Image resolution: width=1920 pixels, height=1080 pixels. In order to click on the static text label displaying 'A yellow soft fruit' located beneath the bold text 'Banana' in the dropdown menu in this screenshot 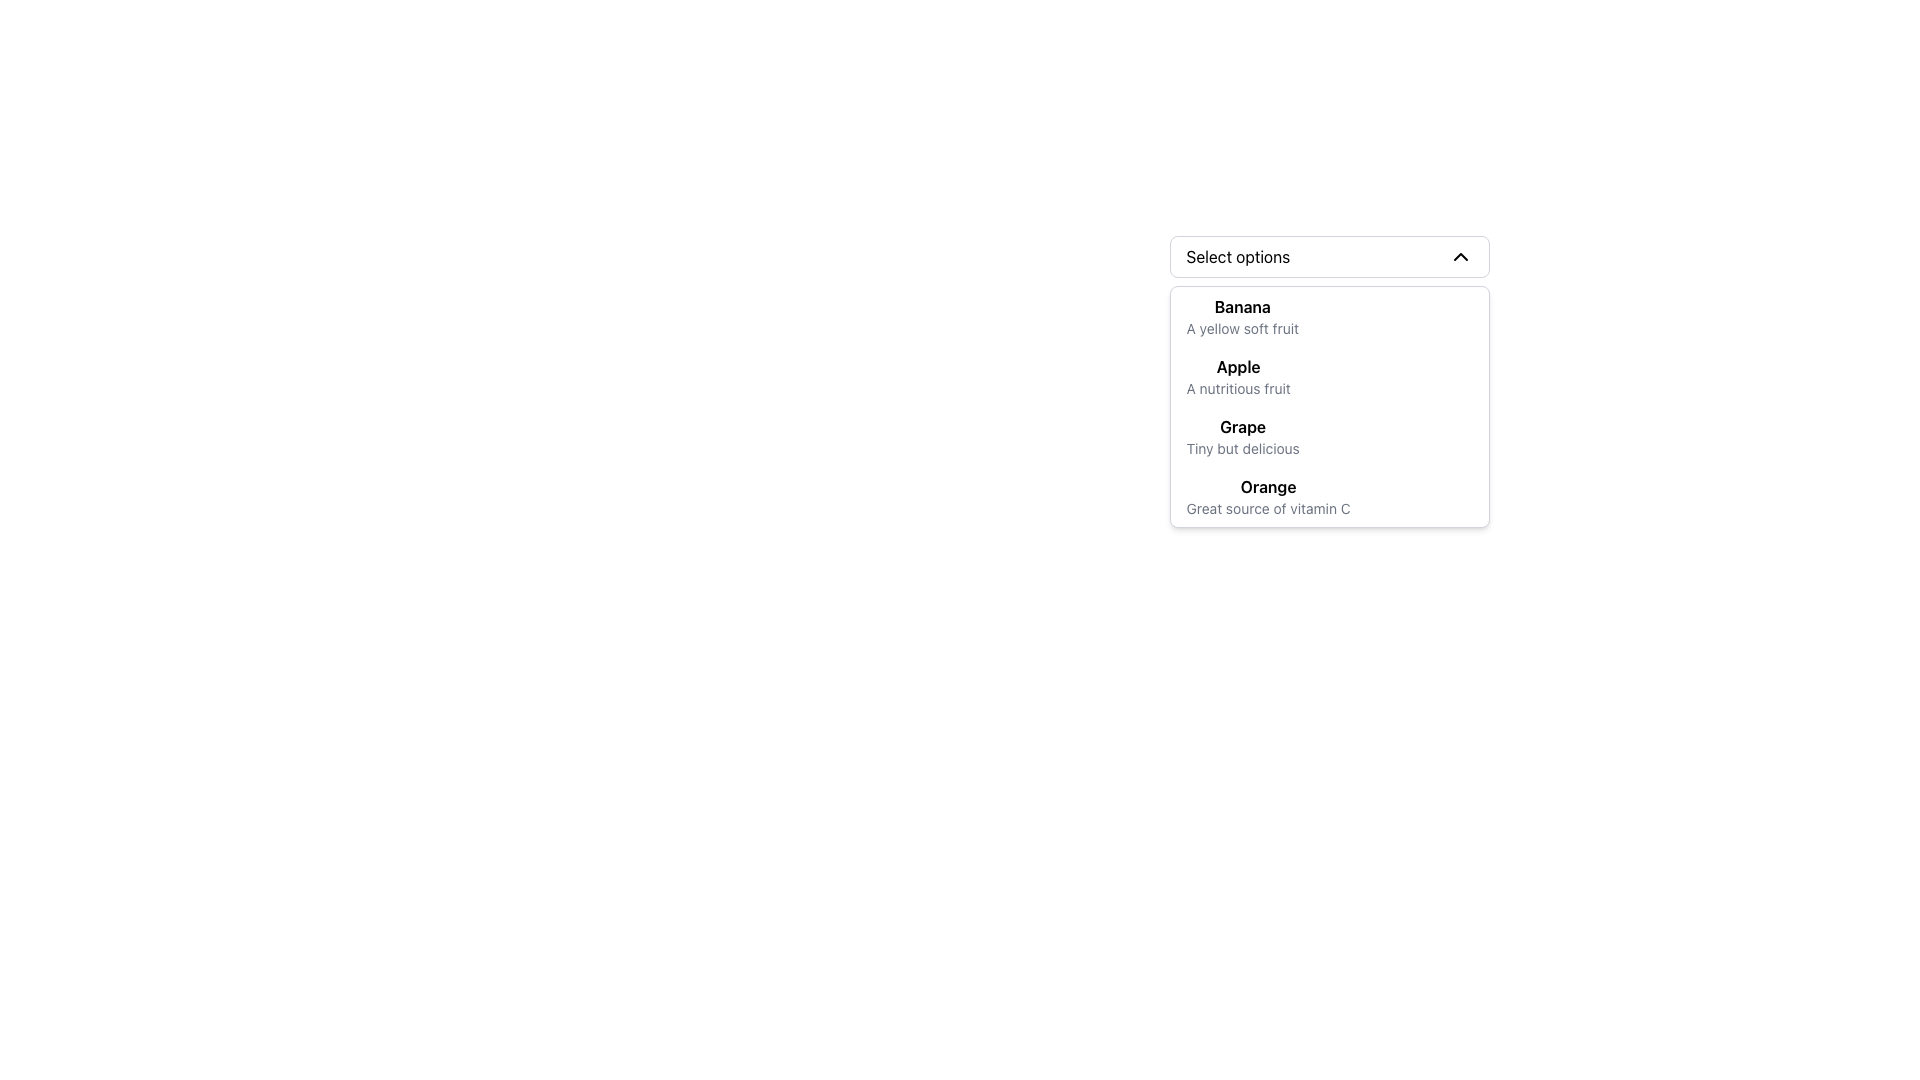, I will do `click(1241, 327)`.